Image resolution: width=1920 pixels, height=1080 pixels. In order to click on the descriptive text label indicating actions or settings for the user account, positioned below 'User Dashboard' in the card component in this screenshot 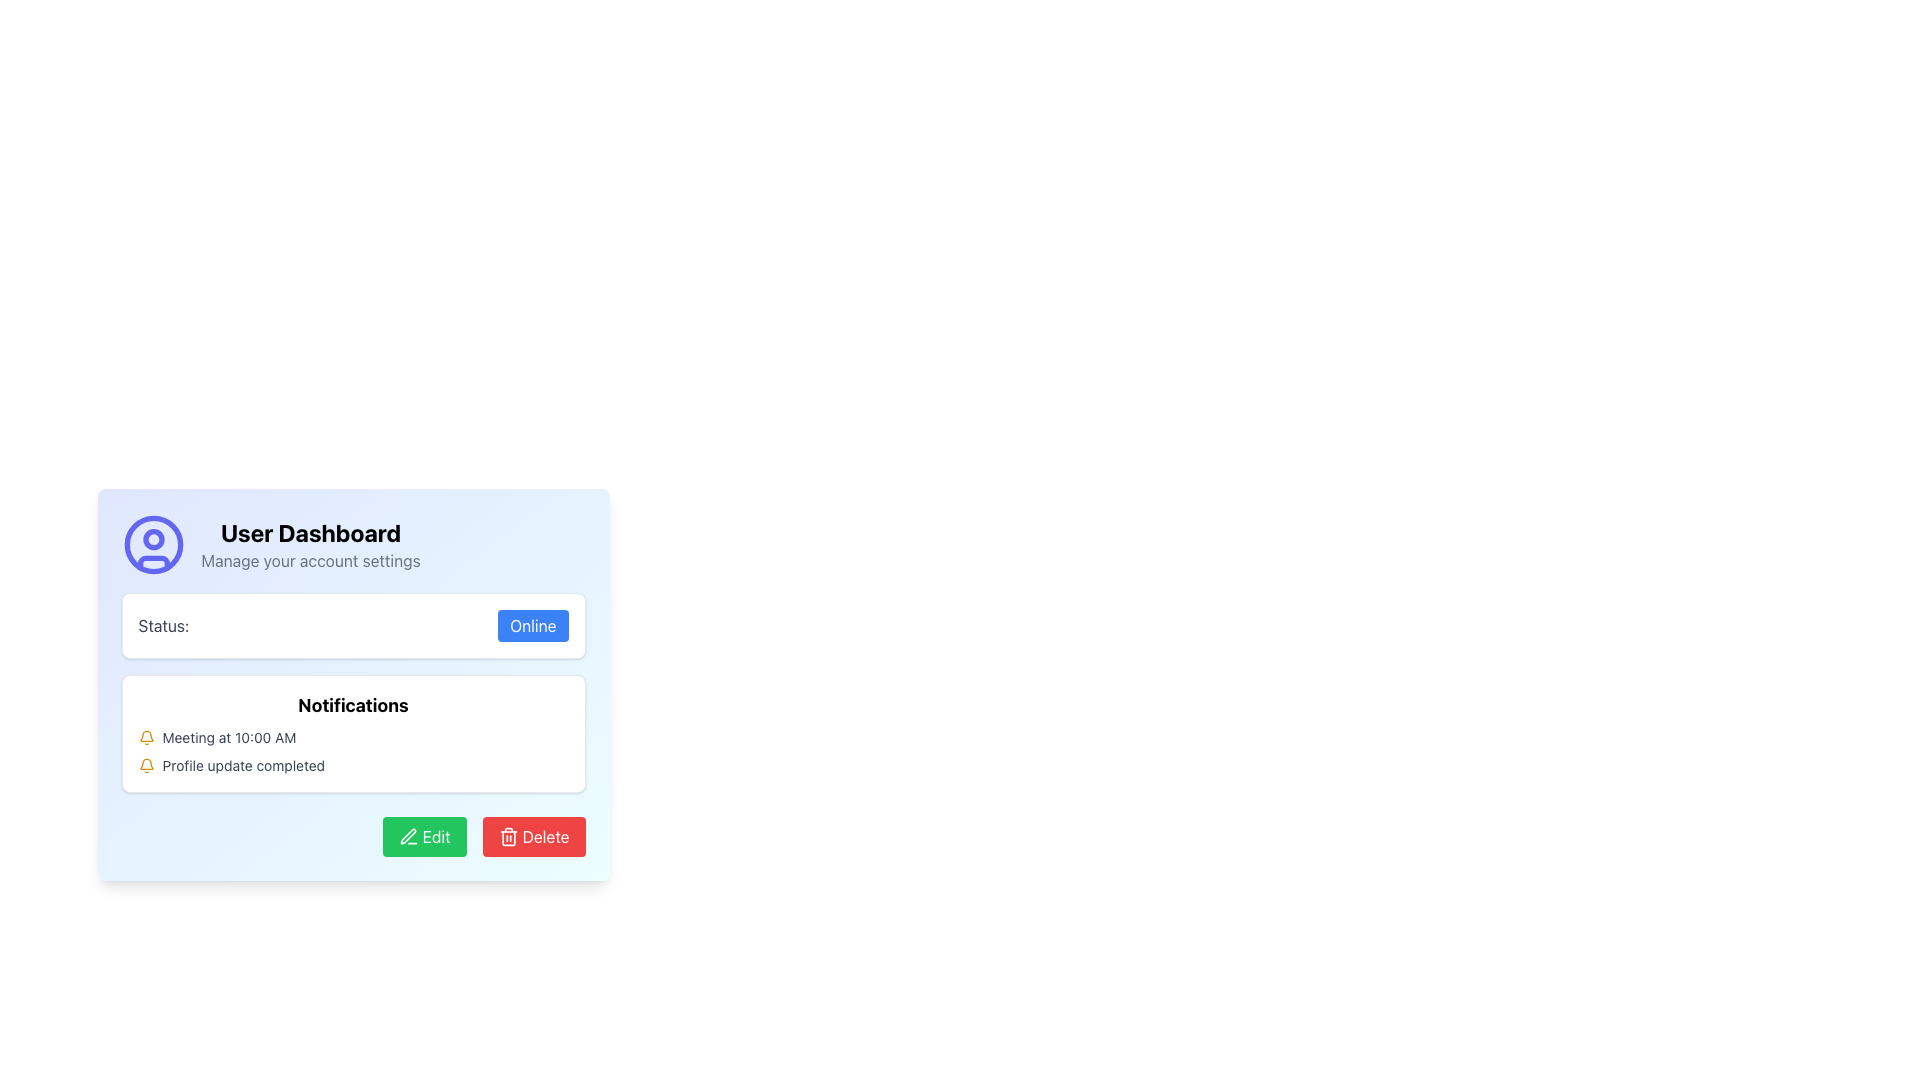, I will do `click(310, 560)`.